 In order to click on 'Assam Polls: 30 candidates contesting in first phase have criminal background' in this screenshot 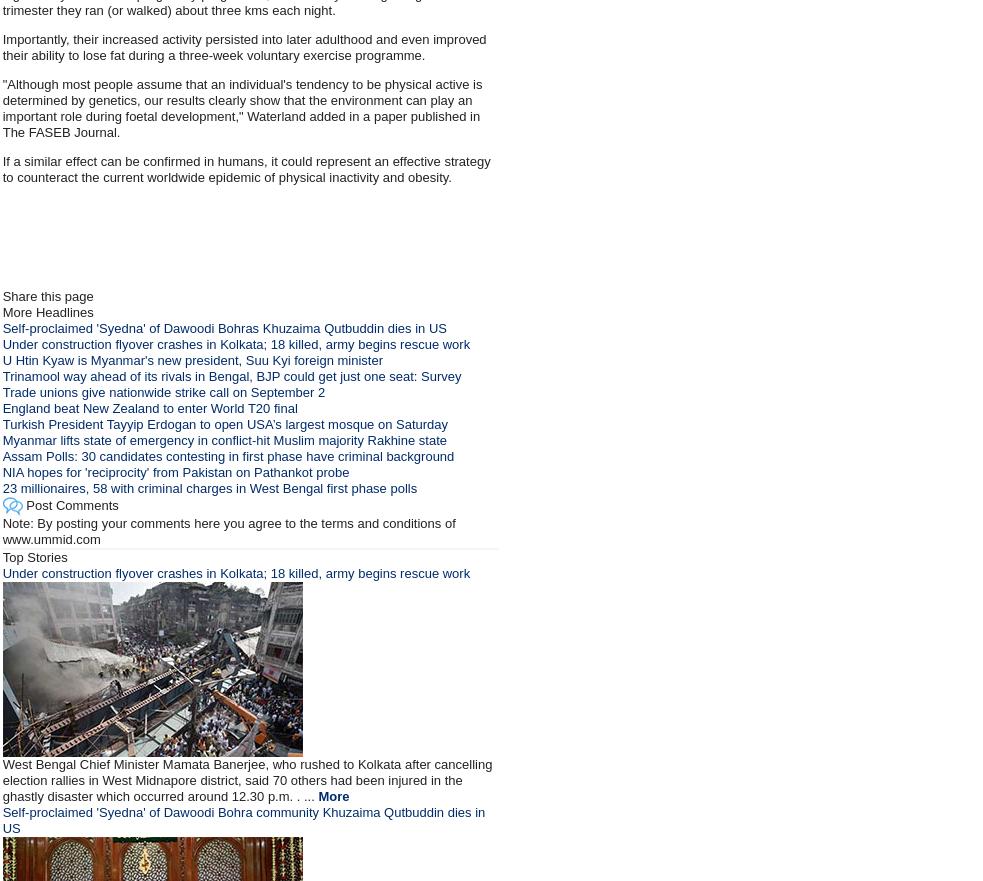, I will do `click(227, 456)`.